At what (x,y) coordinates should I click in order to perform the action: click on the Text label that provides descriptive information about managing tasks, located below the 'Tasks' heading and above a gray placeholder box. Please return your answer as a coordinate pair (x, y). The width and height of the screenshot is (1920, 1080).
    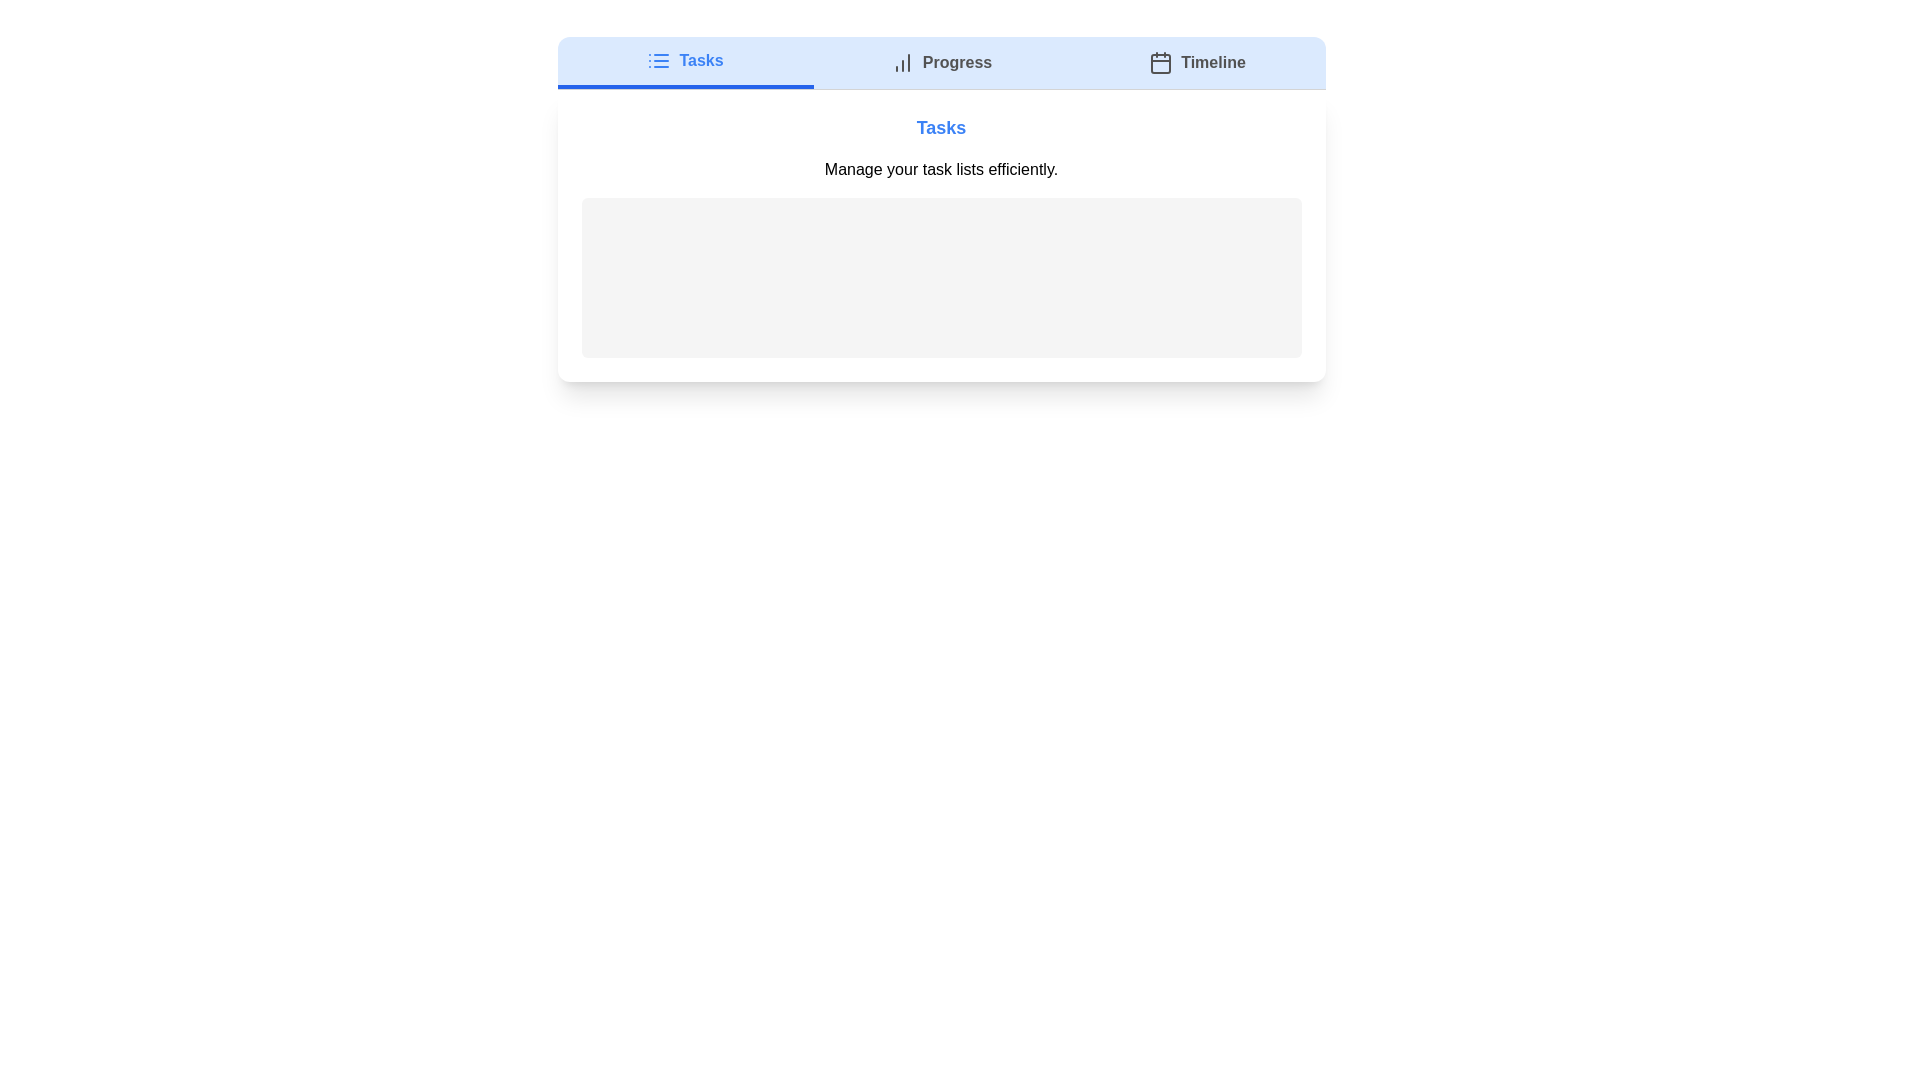
    Looking at the image, I should click on (940, 168).